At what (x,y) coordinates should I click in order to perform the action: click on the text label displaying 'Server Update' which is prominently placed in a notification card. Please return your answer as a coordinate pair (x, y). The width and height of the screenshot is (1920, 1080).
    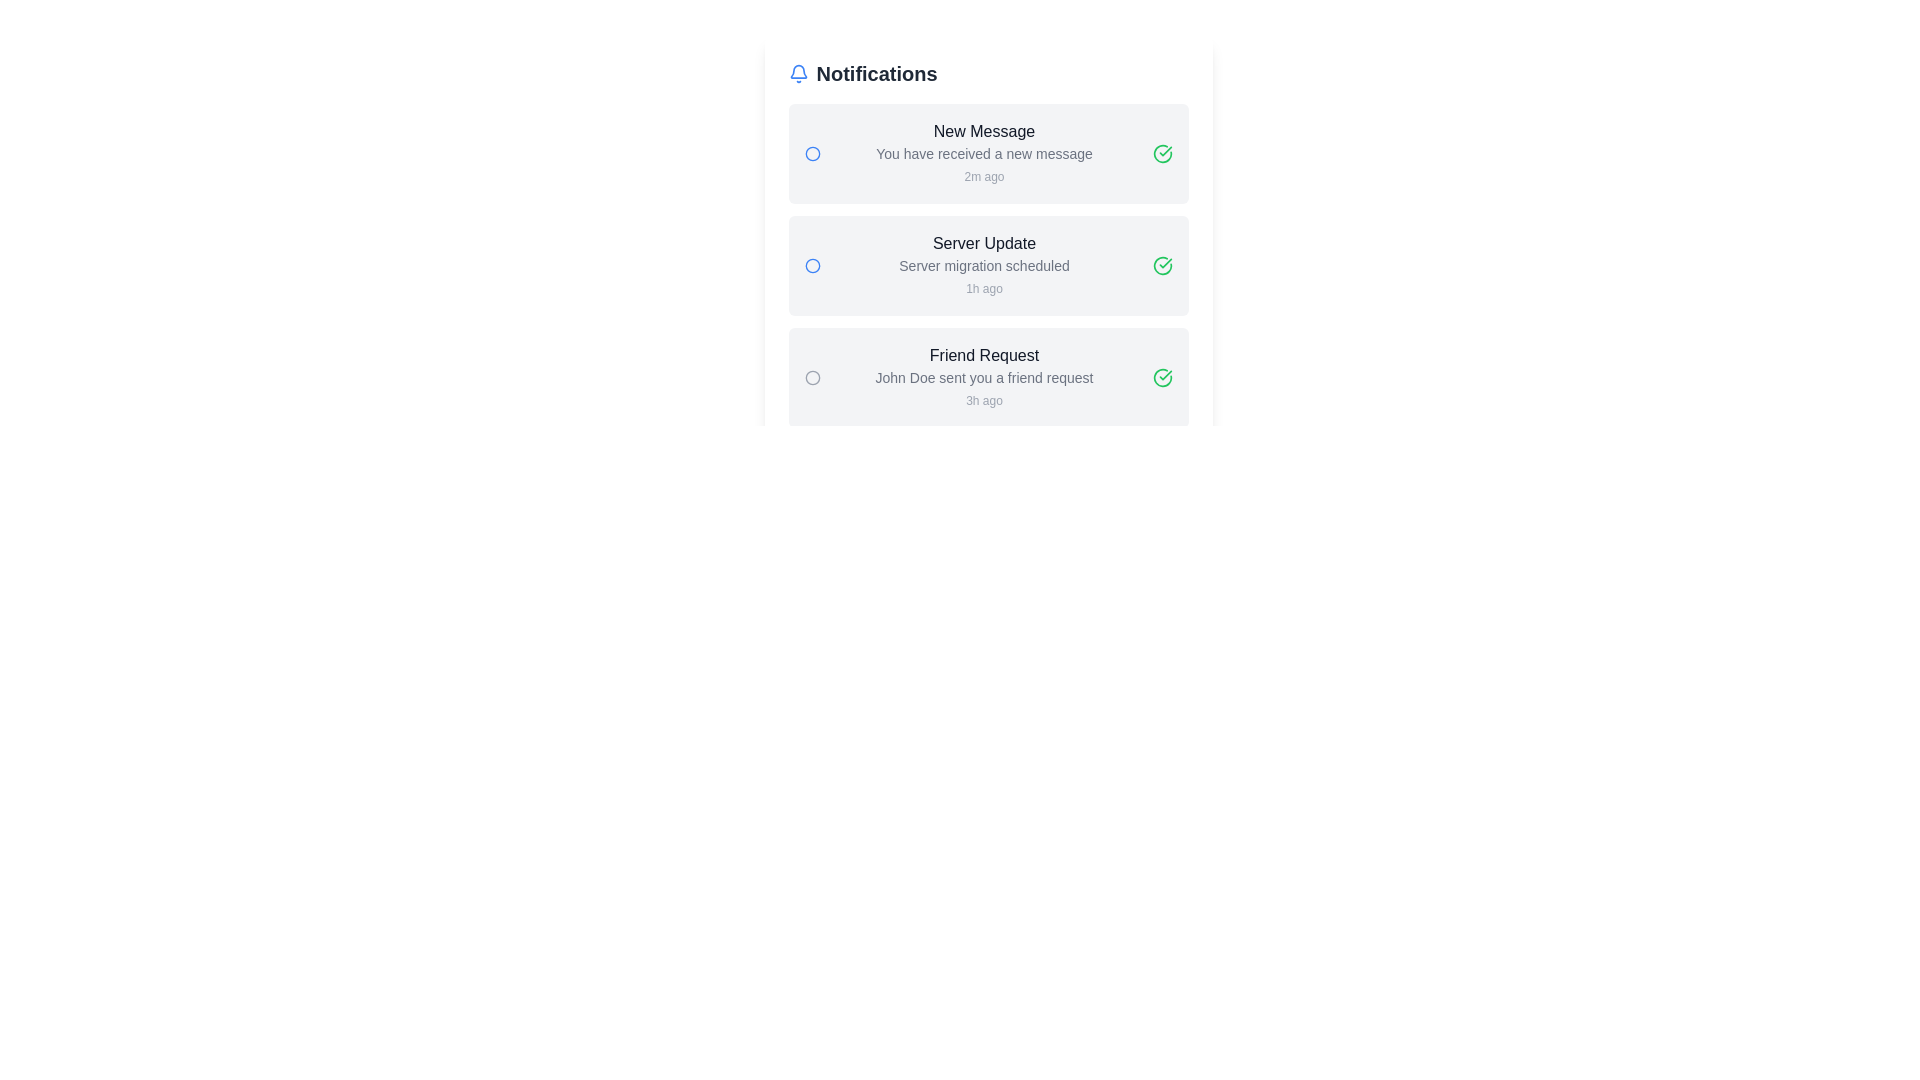
    Looking at the image, I should click on (984, 242).